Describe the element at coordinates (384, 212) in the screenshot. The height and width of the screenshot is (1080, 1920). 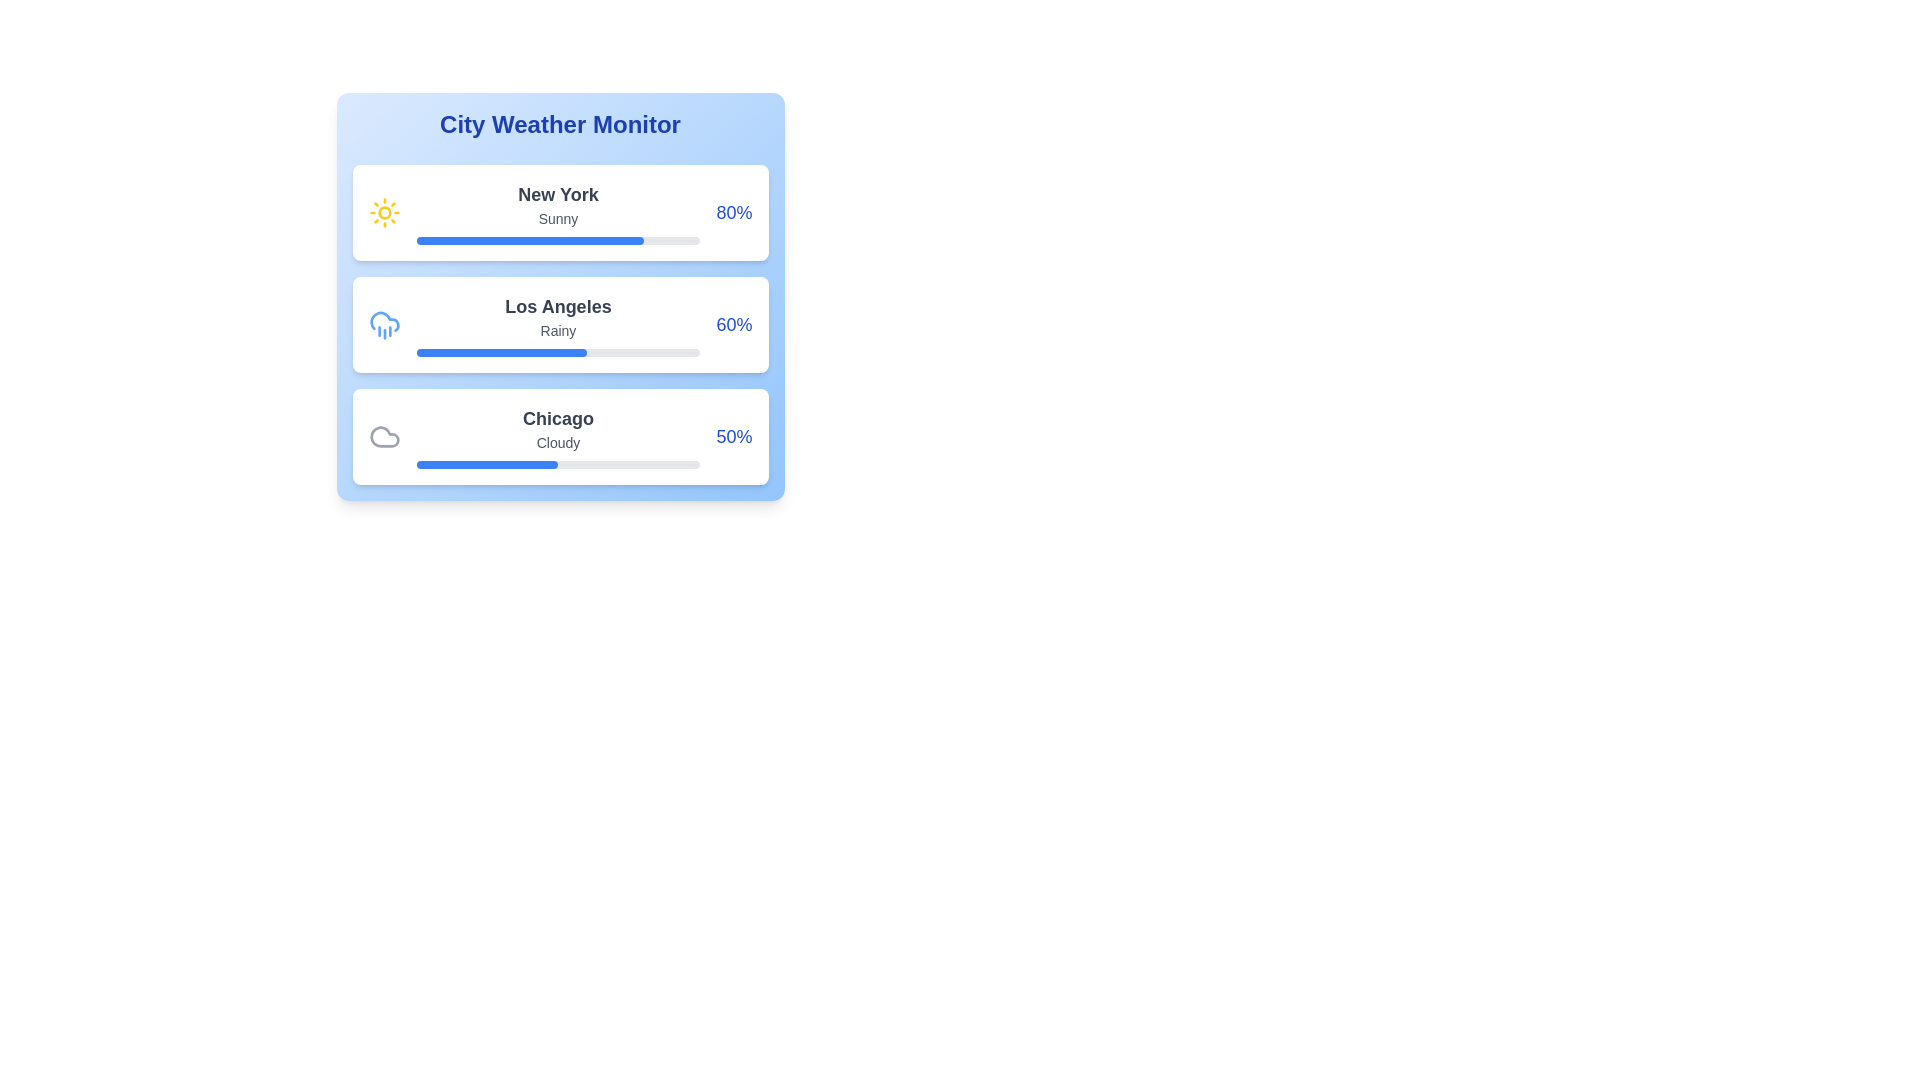
I see `the circular shape within the sun icon that represents sunny weather conditions, located next to 'Sunny' and 'New York' on the weather card` at that location.